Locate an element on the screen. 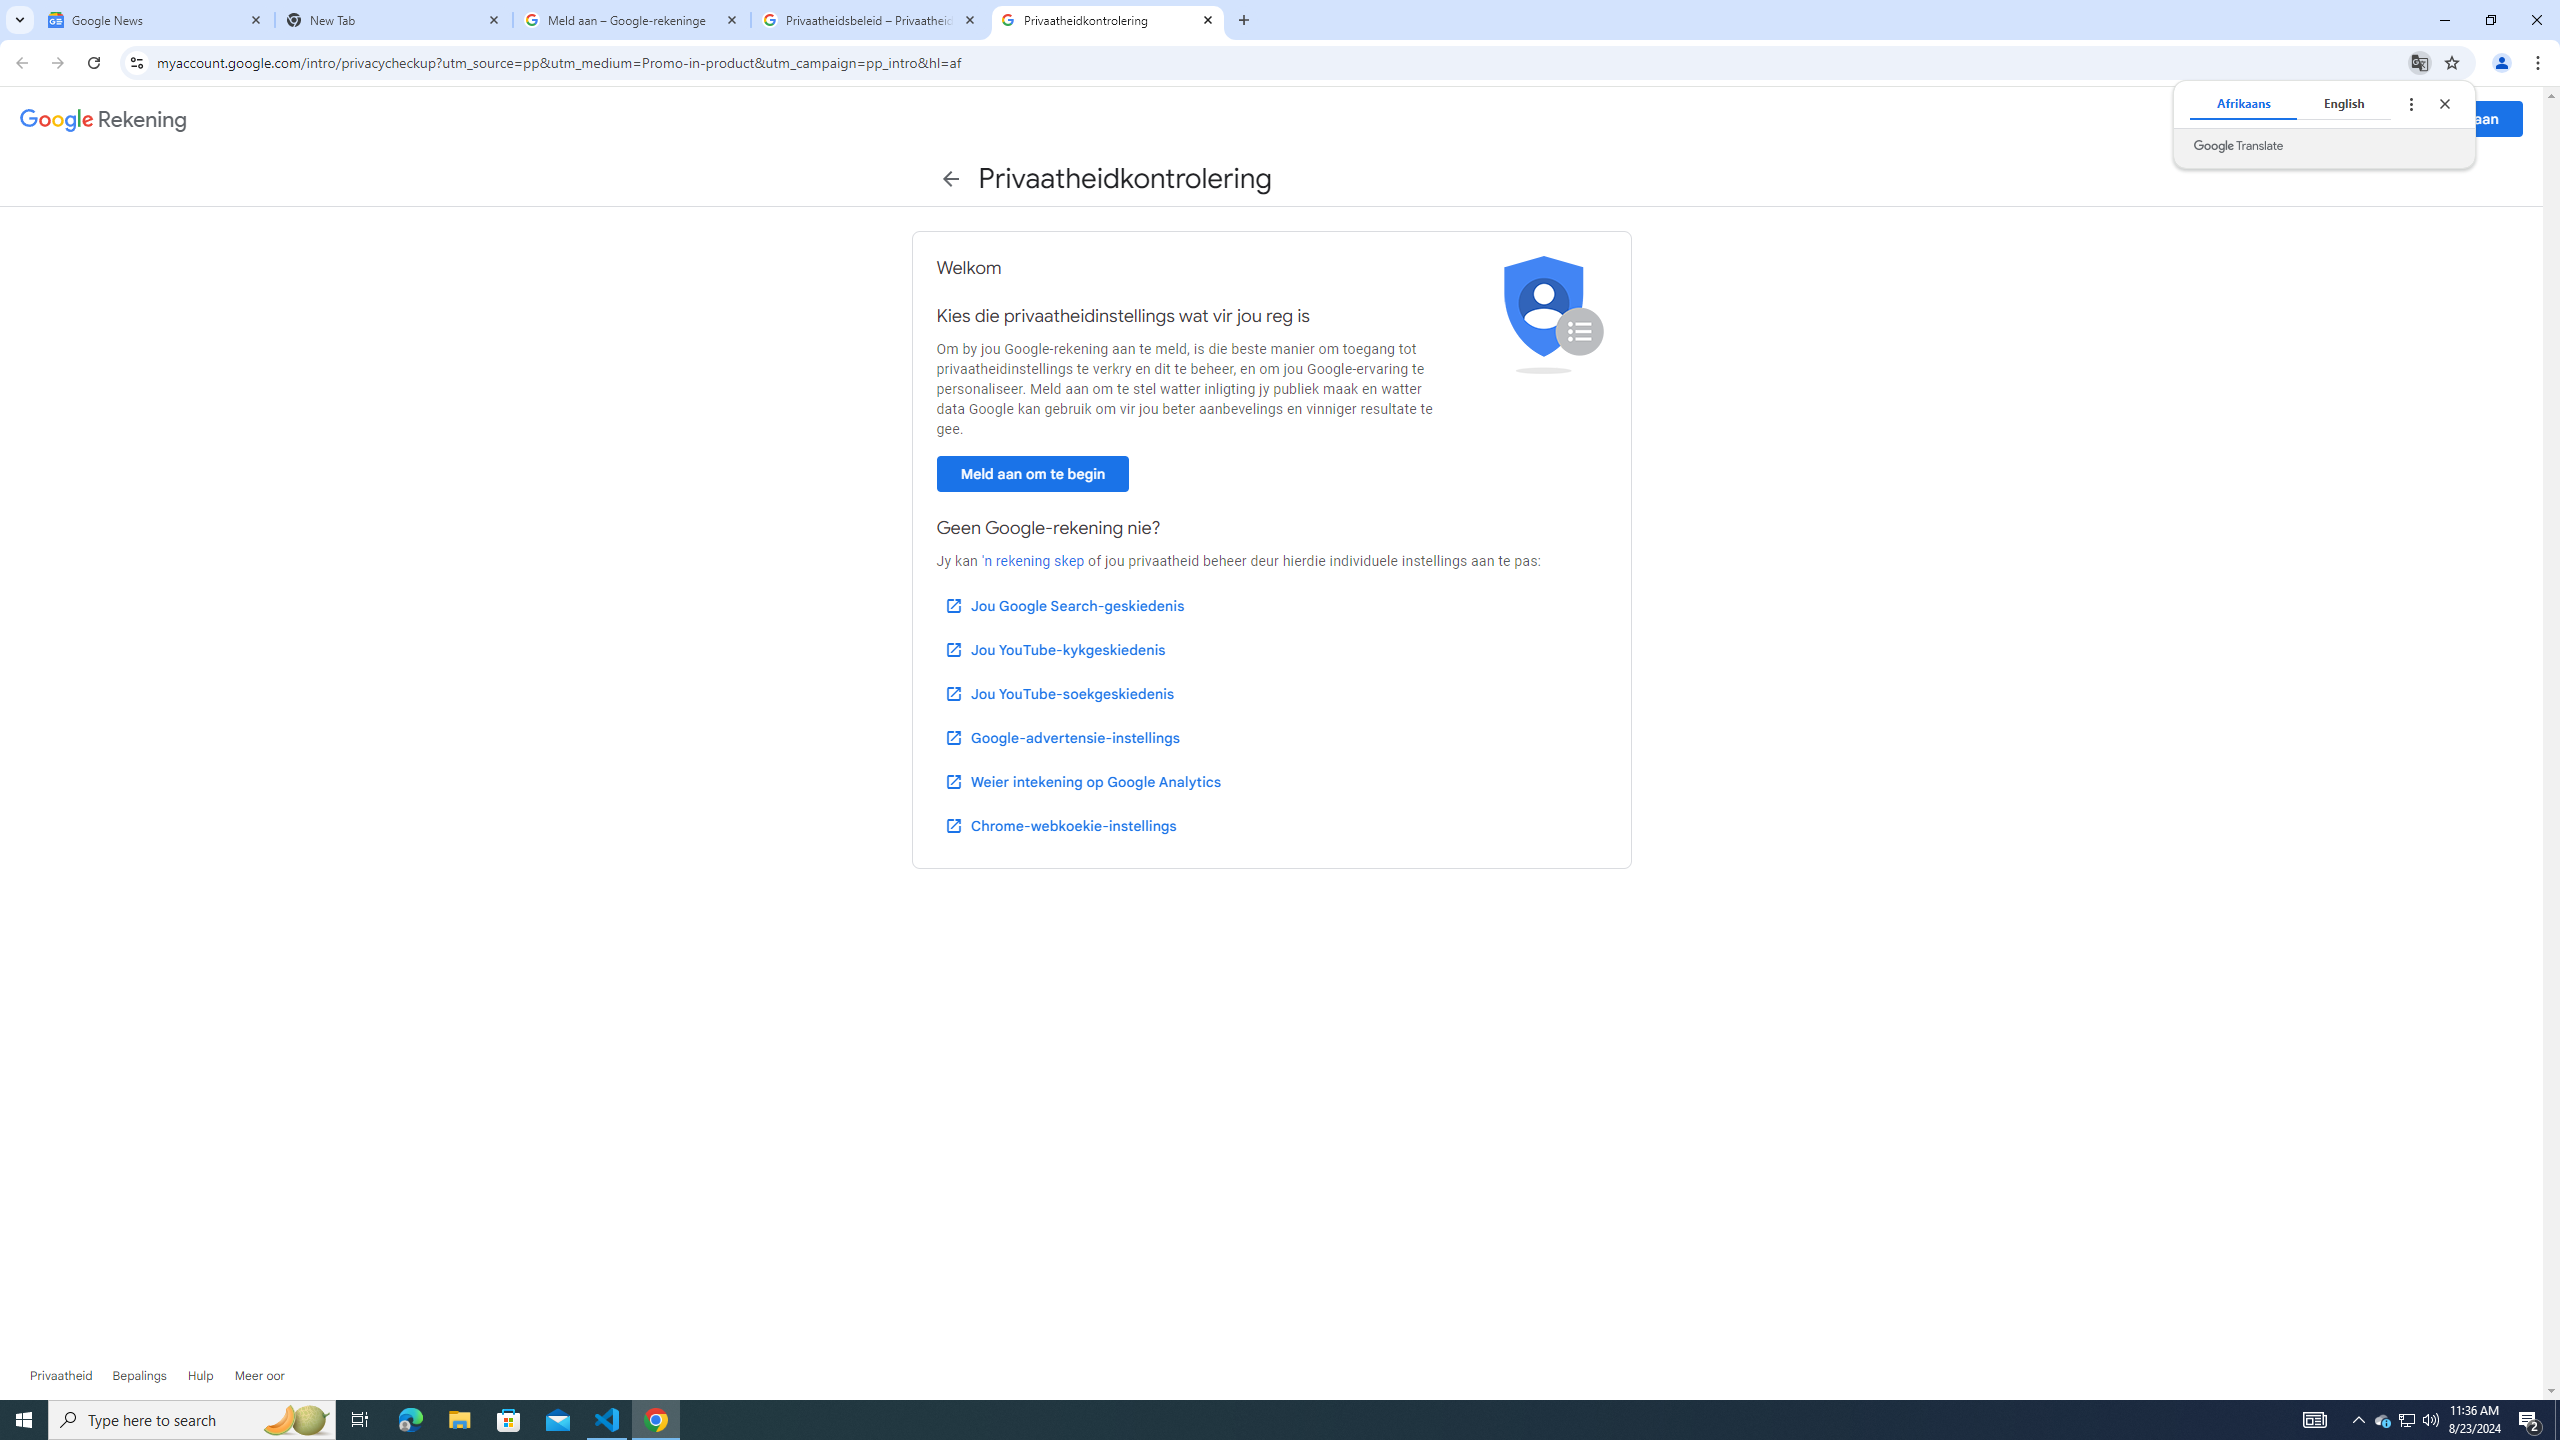  'Google-programme' is located at coordinates (2380, 118).